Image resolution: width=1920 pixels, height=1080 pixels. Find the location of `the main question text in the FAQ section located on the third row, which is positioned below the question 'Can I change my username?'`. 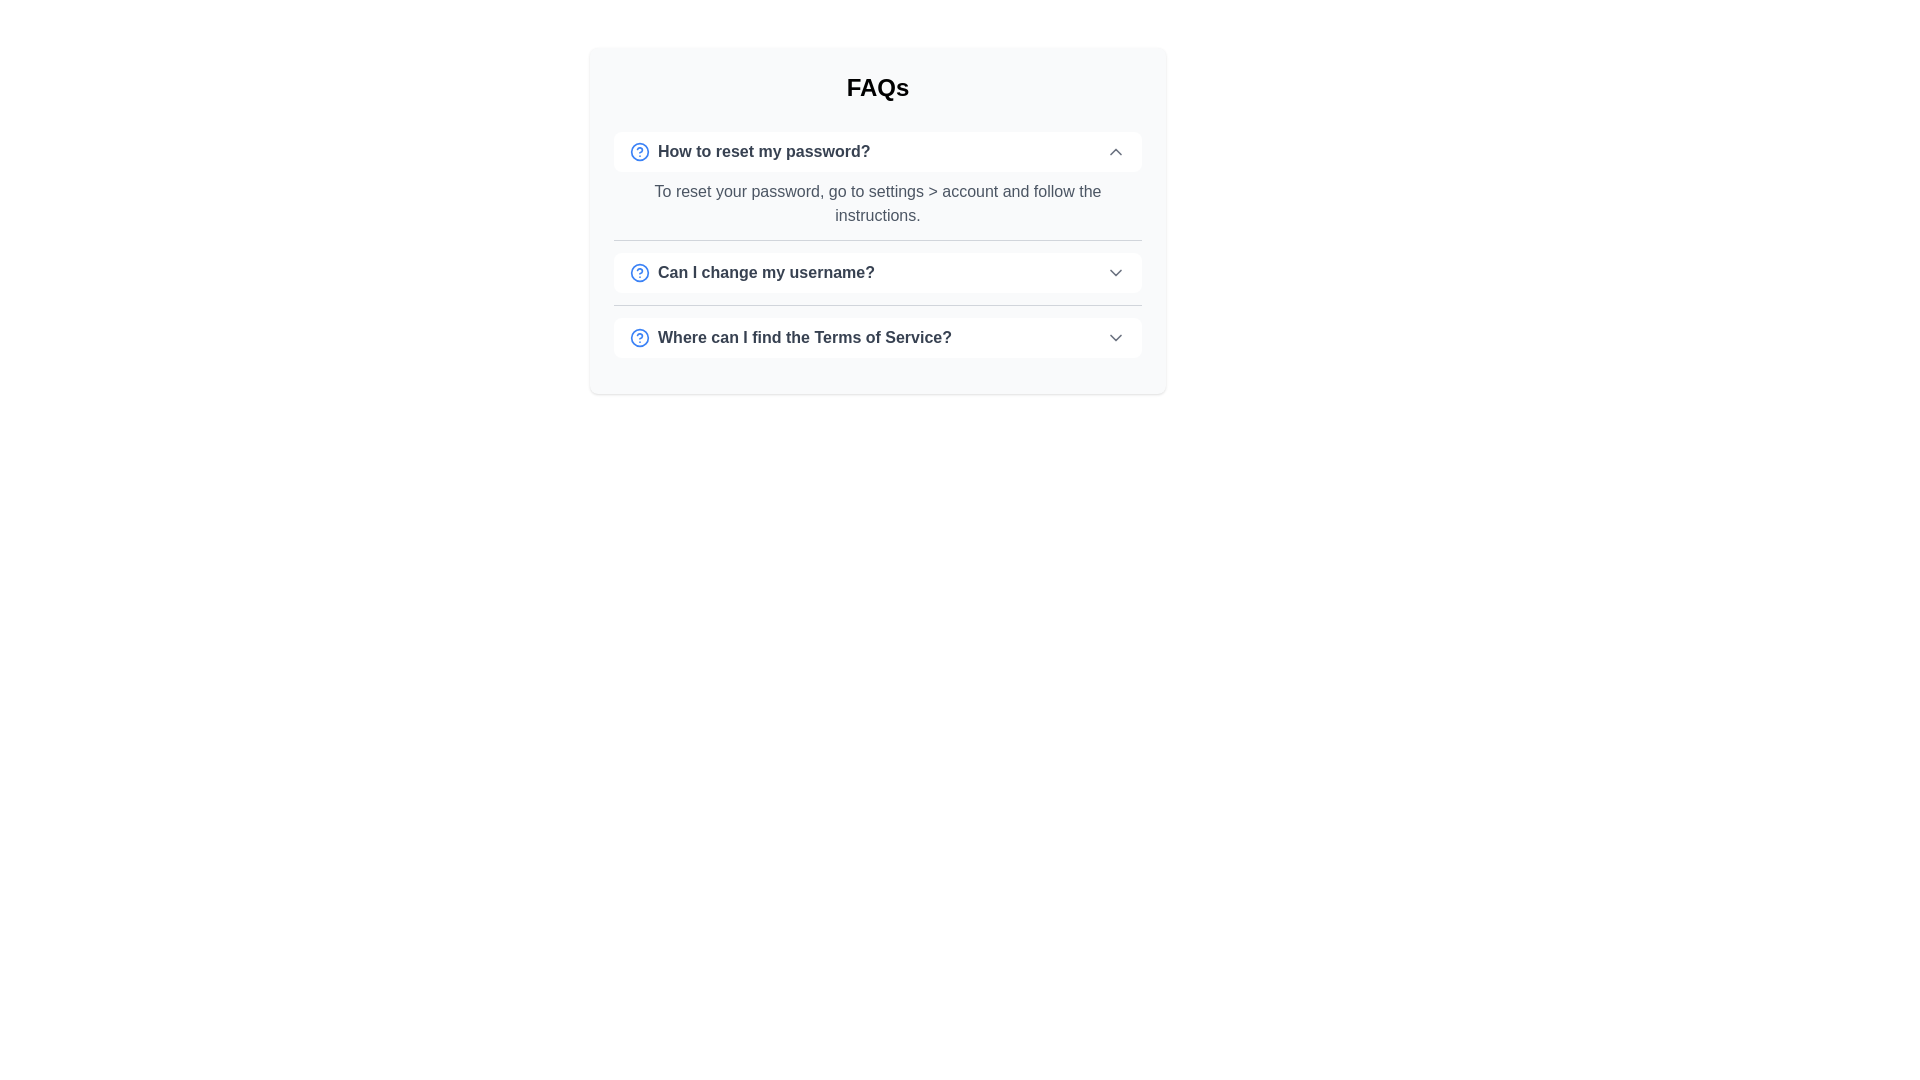

the main question text in the FAQ section located on the third row, which is positioned below the question 'Can I change my username?' is located at coordinates (790, 337).